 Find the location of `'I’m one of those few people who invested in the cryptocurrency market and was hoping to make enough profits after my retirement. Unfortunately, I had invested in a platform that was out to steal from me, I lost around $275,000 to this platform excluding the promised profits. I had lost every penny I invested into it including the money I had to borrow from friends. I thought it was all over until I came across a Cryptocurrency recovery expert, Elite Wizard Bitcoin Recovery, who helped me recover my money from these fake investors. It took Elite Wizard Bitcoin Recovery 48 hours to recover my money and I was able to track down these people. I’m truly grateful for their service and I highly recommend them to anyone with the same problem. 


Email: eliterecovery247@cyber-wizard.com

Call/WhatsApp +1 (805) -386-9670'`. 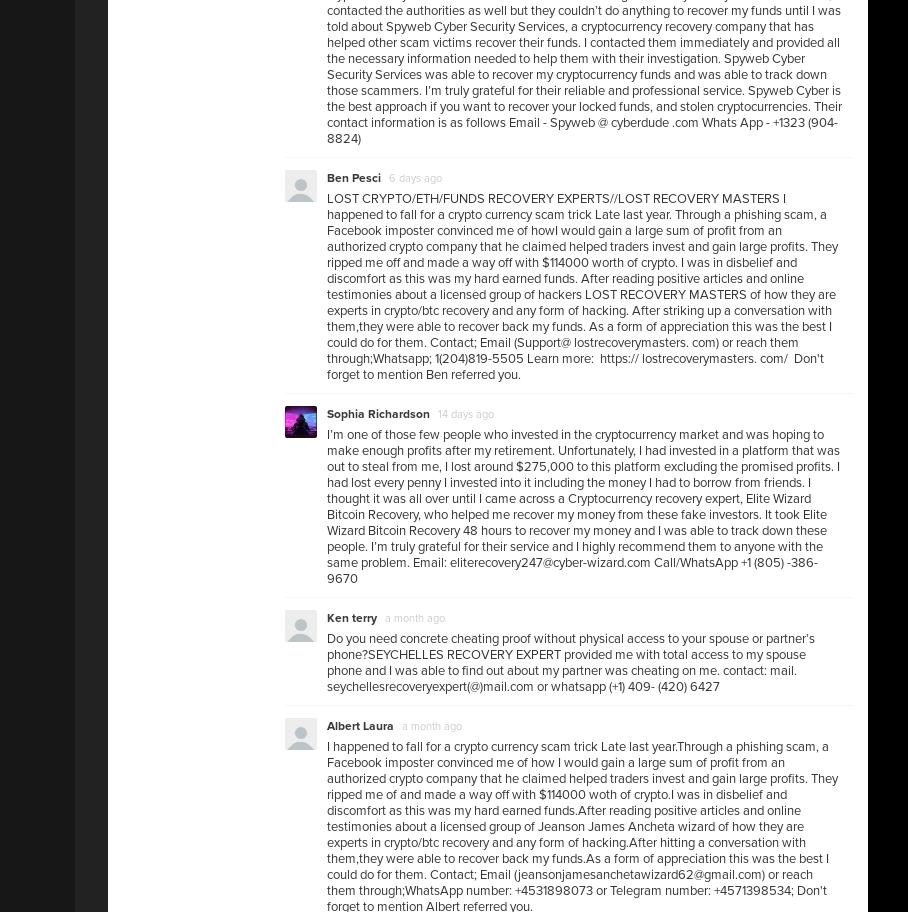

'I’m one of those few people who invested in the cryptocurrency market and was hoping to make enough profits after my retirement. Unfortunately, I had invested in a platform that was out to steal from me, I lost around $275,000 to this platform excluding the promised profits. I had lost every penny I invested into it including the money I had to borrow from friends. I thought it was all over until I came across a Cryptocurrency recovery expert, Elite Wizard Bitcoin Recovery, who helped me recover my money from these fake investors. It took Elite Wizard Bitcoin Recovery 48 hours to recover my money and I was able to track down these people. I’m truly grateful for their service and I highly recommend them to anyone with the same problem. 


Email: eliterecovery247@cyber-wizard.com

Call/WhatsApp +1 (805) -386-9670' is located at coordinates (583, 505).